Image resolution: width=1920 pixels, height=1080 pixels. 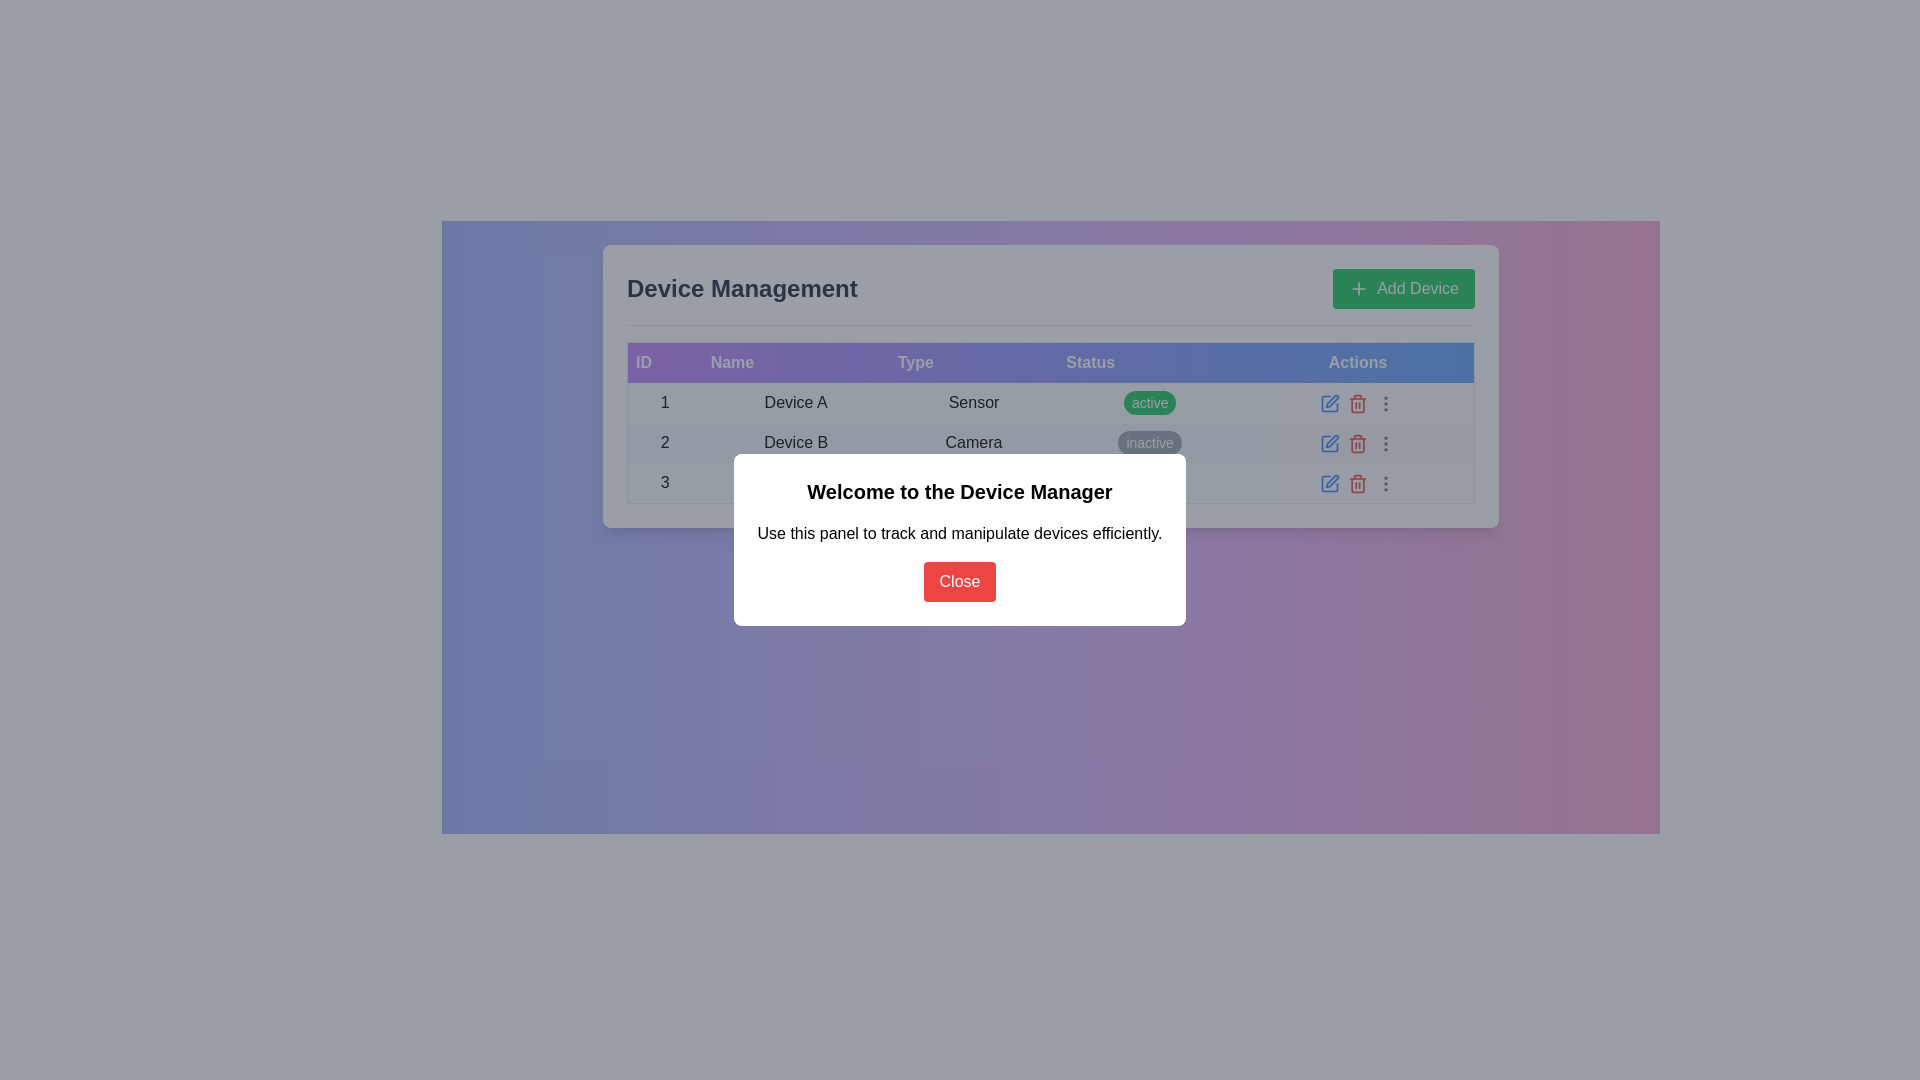 What do you see at coordinates (1050, 442) in the screenshot?
I see `the second row of the device table that displays information specific to a device, including its identifier, name, type, and current status` at bounding box center [1050, 442].